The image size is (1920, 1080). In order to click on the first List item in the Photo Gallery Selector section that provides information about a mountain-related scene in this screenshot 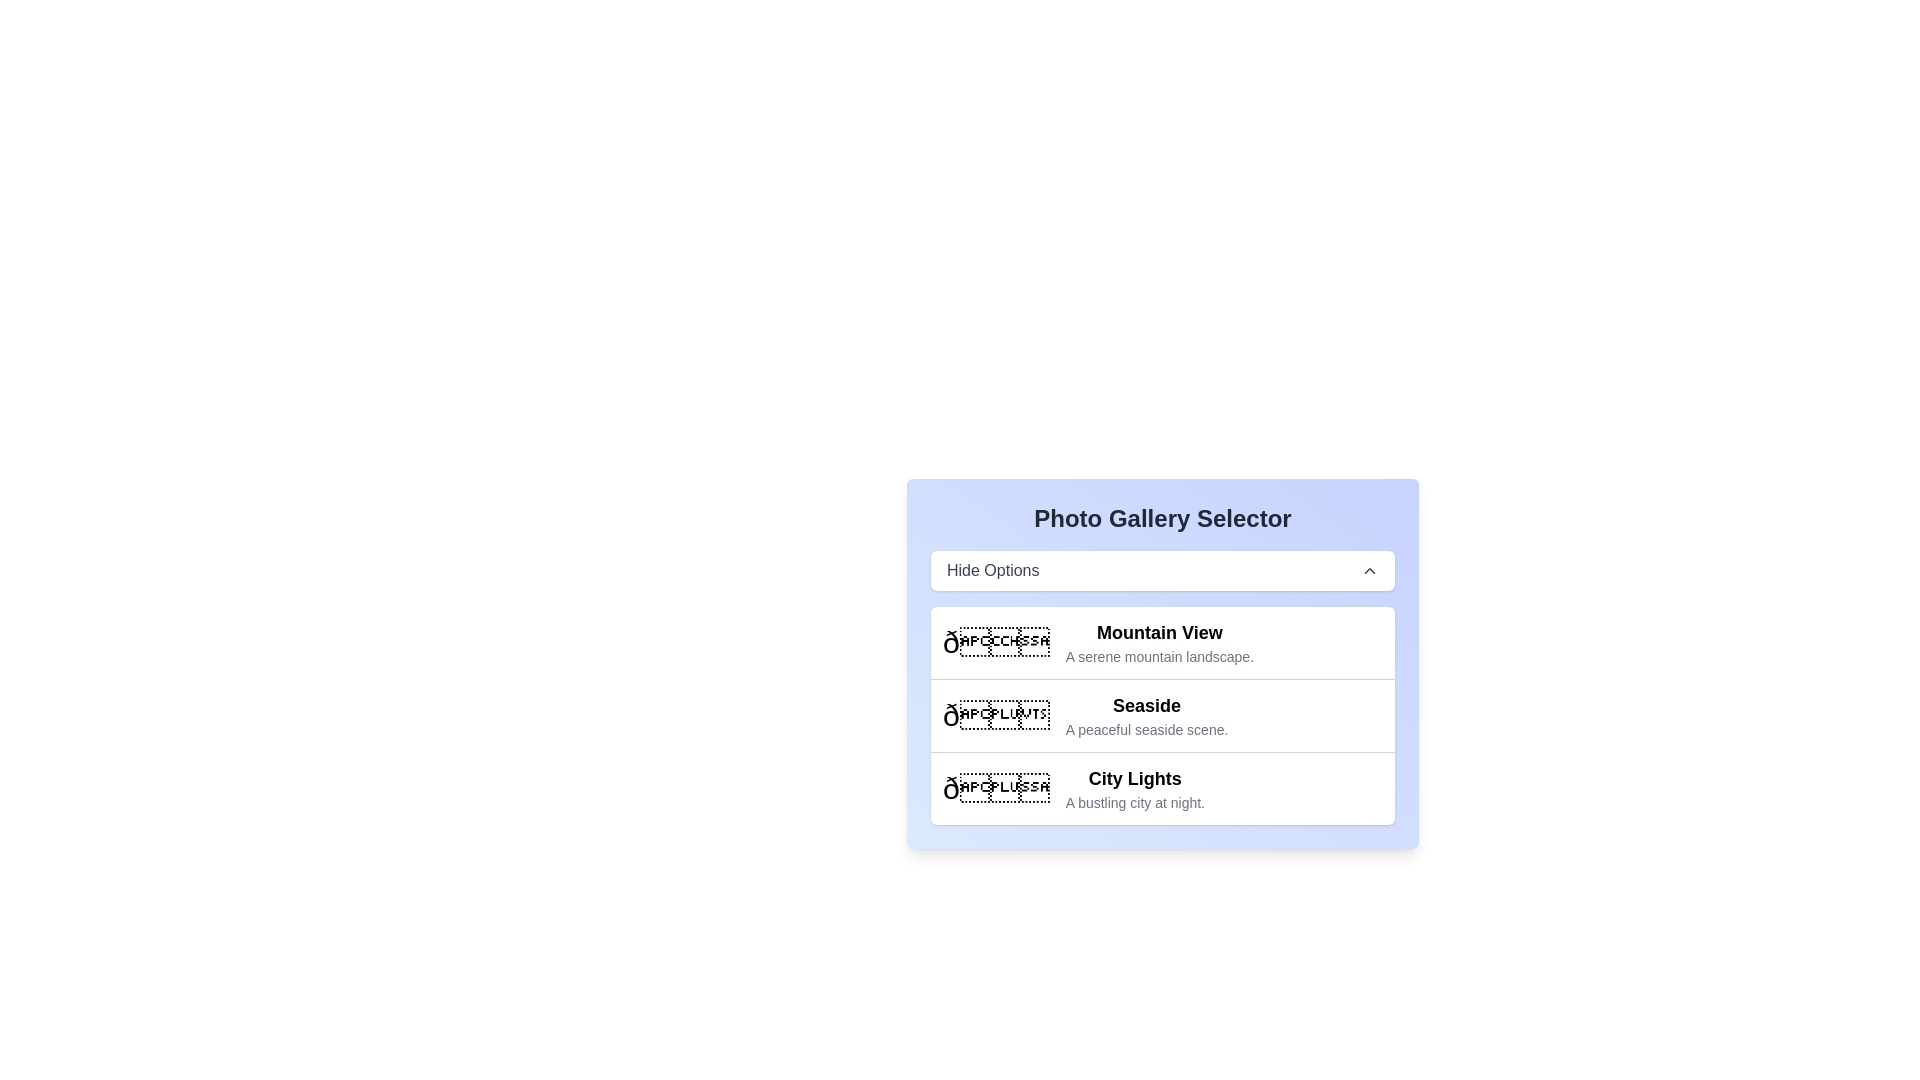, I will do `click(1162, 643)`.